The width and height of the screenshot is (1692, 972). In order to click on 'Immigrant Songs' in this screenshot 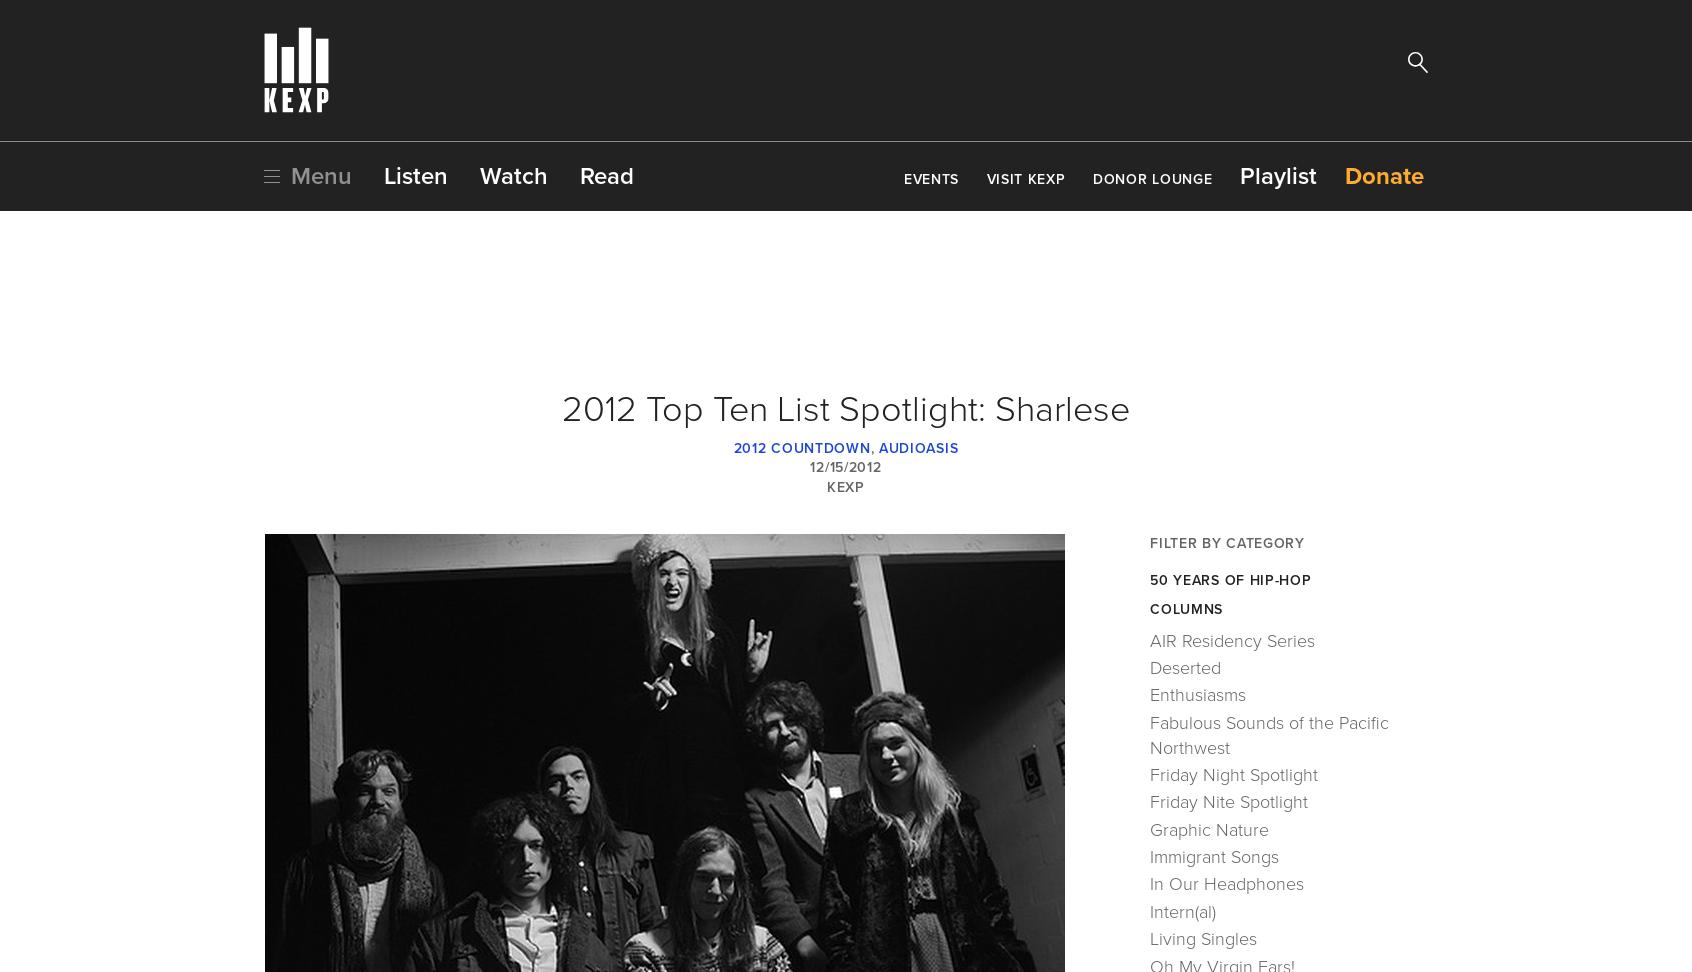, I will do `click(1149, 857)`.